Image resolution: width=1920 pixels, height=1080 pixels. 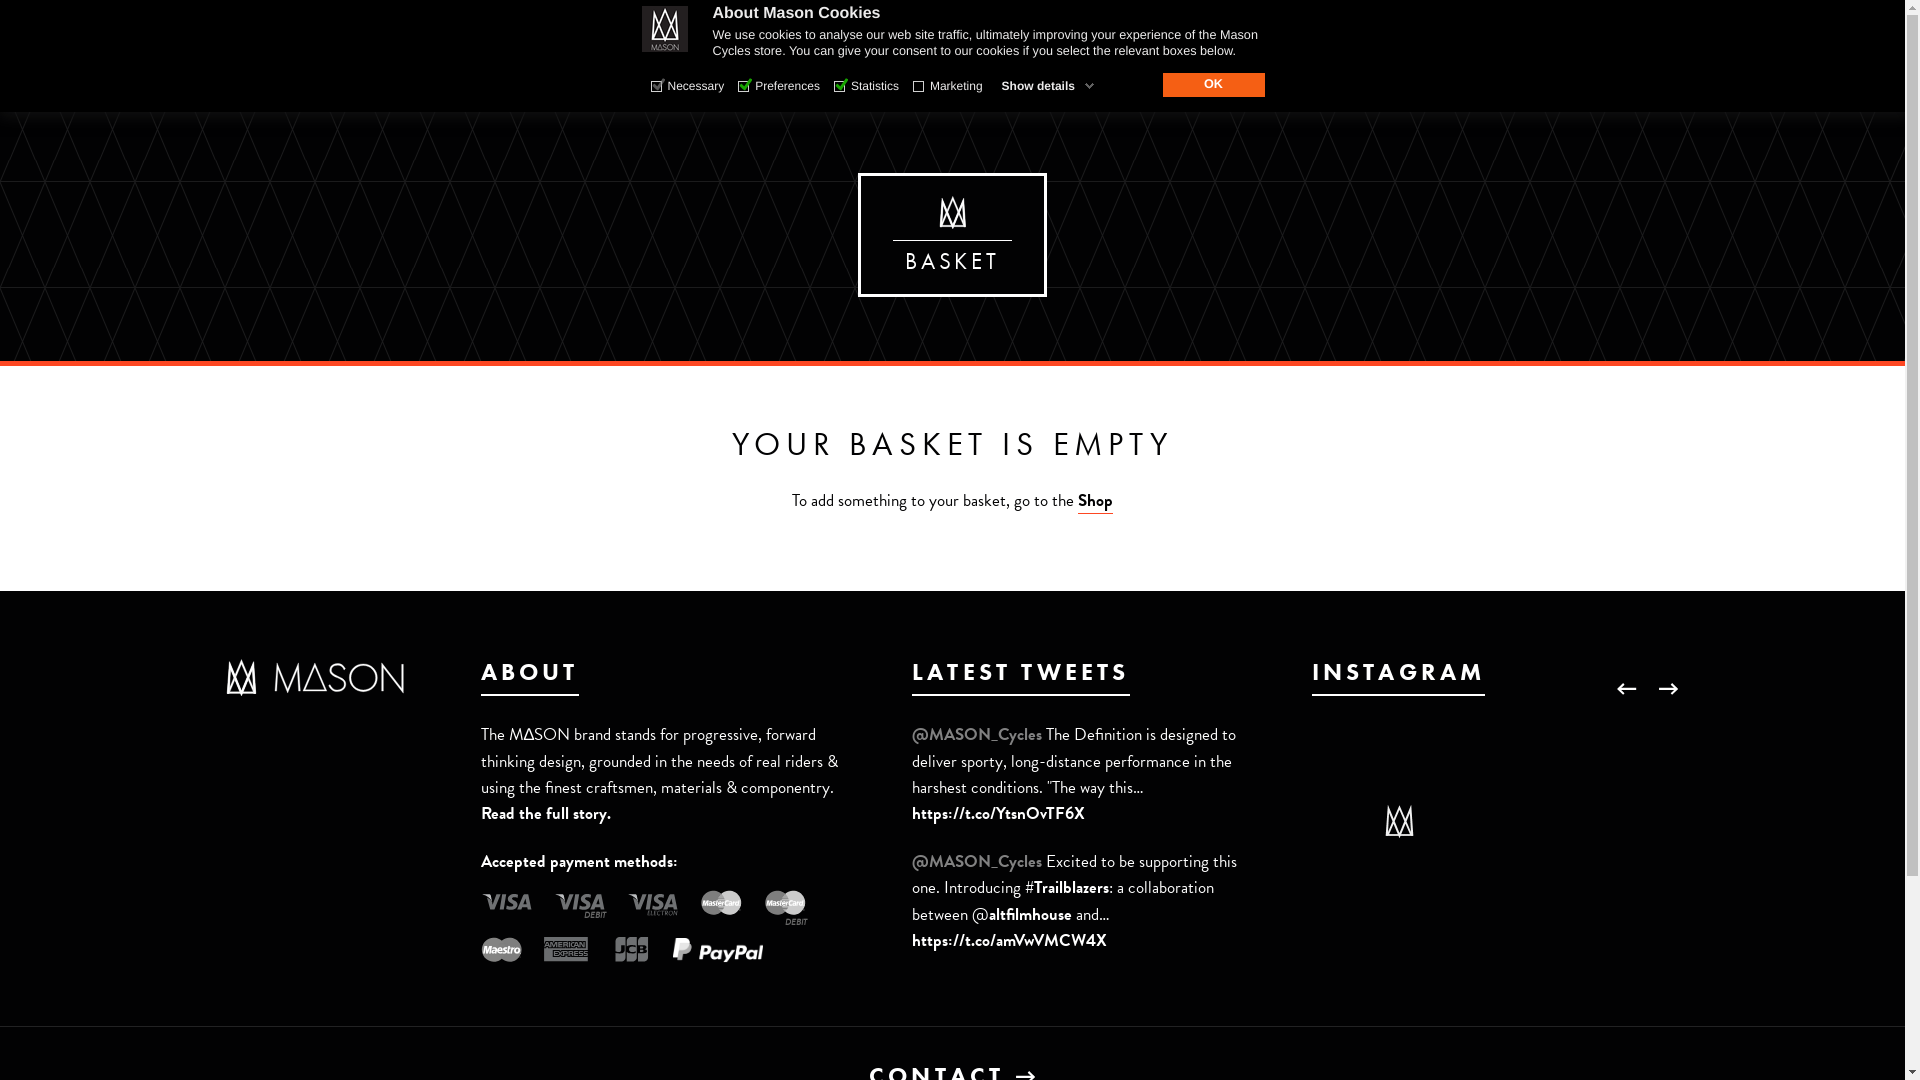 What do you see at coordinates (1025, 886) in the screenshot?
I see `'#Trailblazers'` at bounding box center [1025, 886].